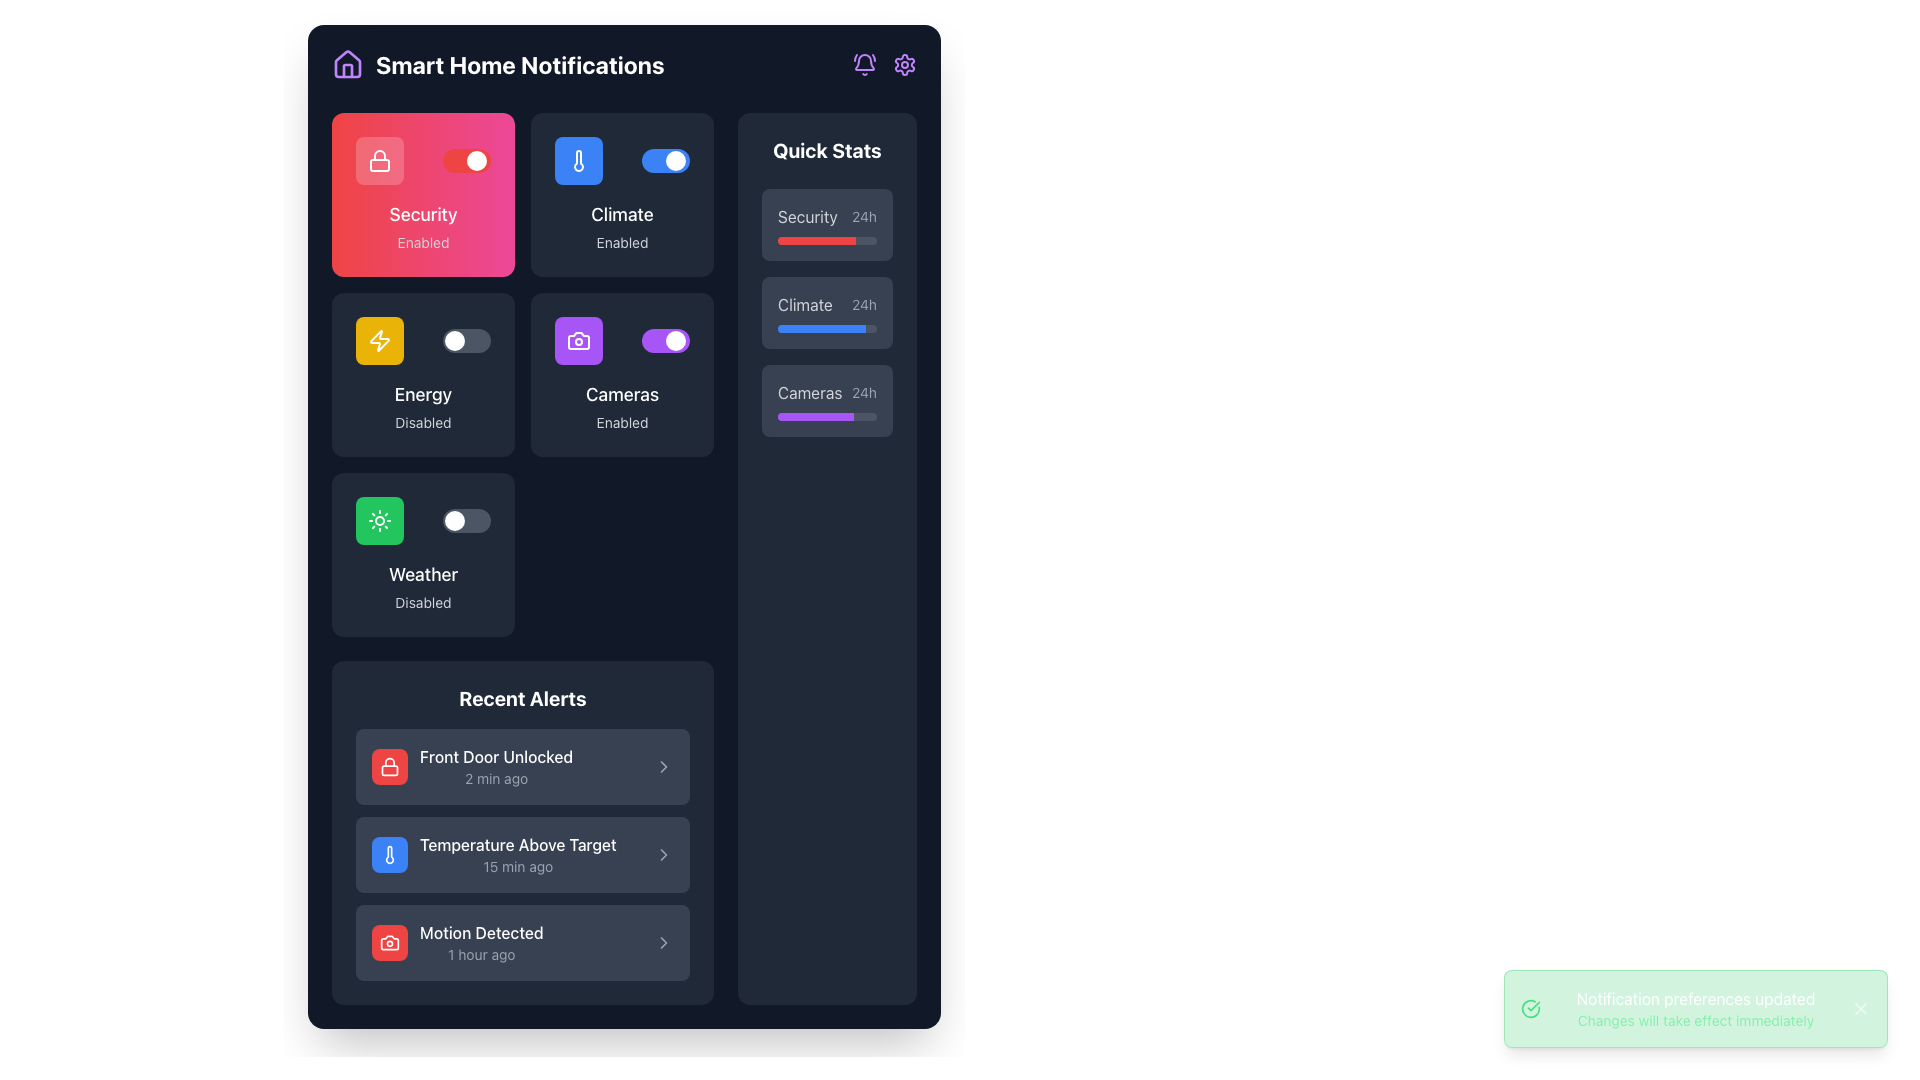 The image size is (1920, 1080). What do you see at coordinates (379, 519) in the screenshot?
I see `the green icon-based button with a white sun icon, located at the bottom-left of the button panel adjacent to the 'Weather' label` at bounding box center [379, 519].